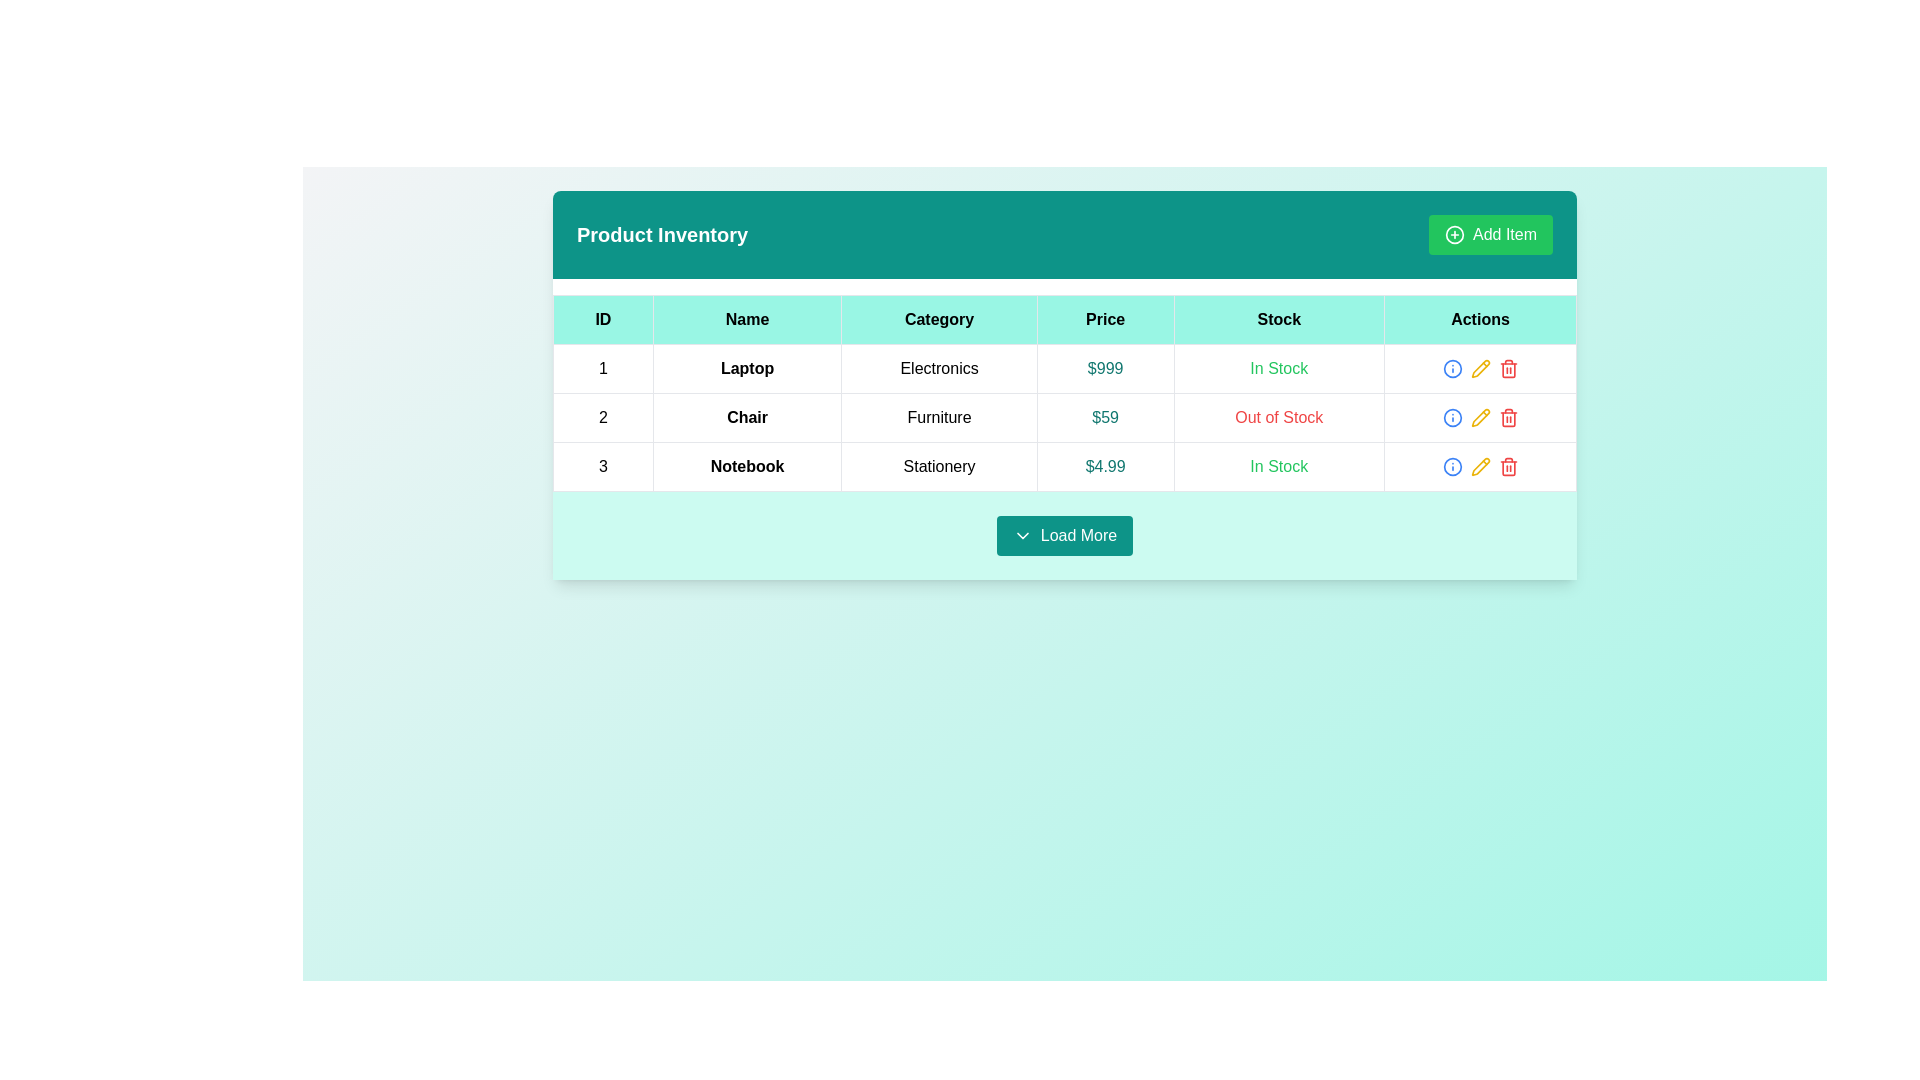 The image size is (1920, 1080). Describe the element at coordinates (746, 466) in the screenshot. I see `the text label displaying 'Notebook', which is located in the second cell of the third row in the table, adjacent to the ID '3' and the category 'Stationery'` at that location.